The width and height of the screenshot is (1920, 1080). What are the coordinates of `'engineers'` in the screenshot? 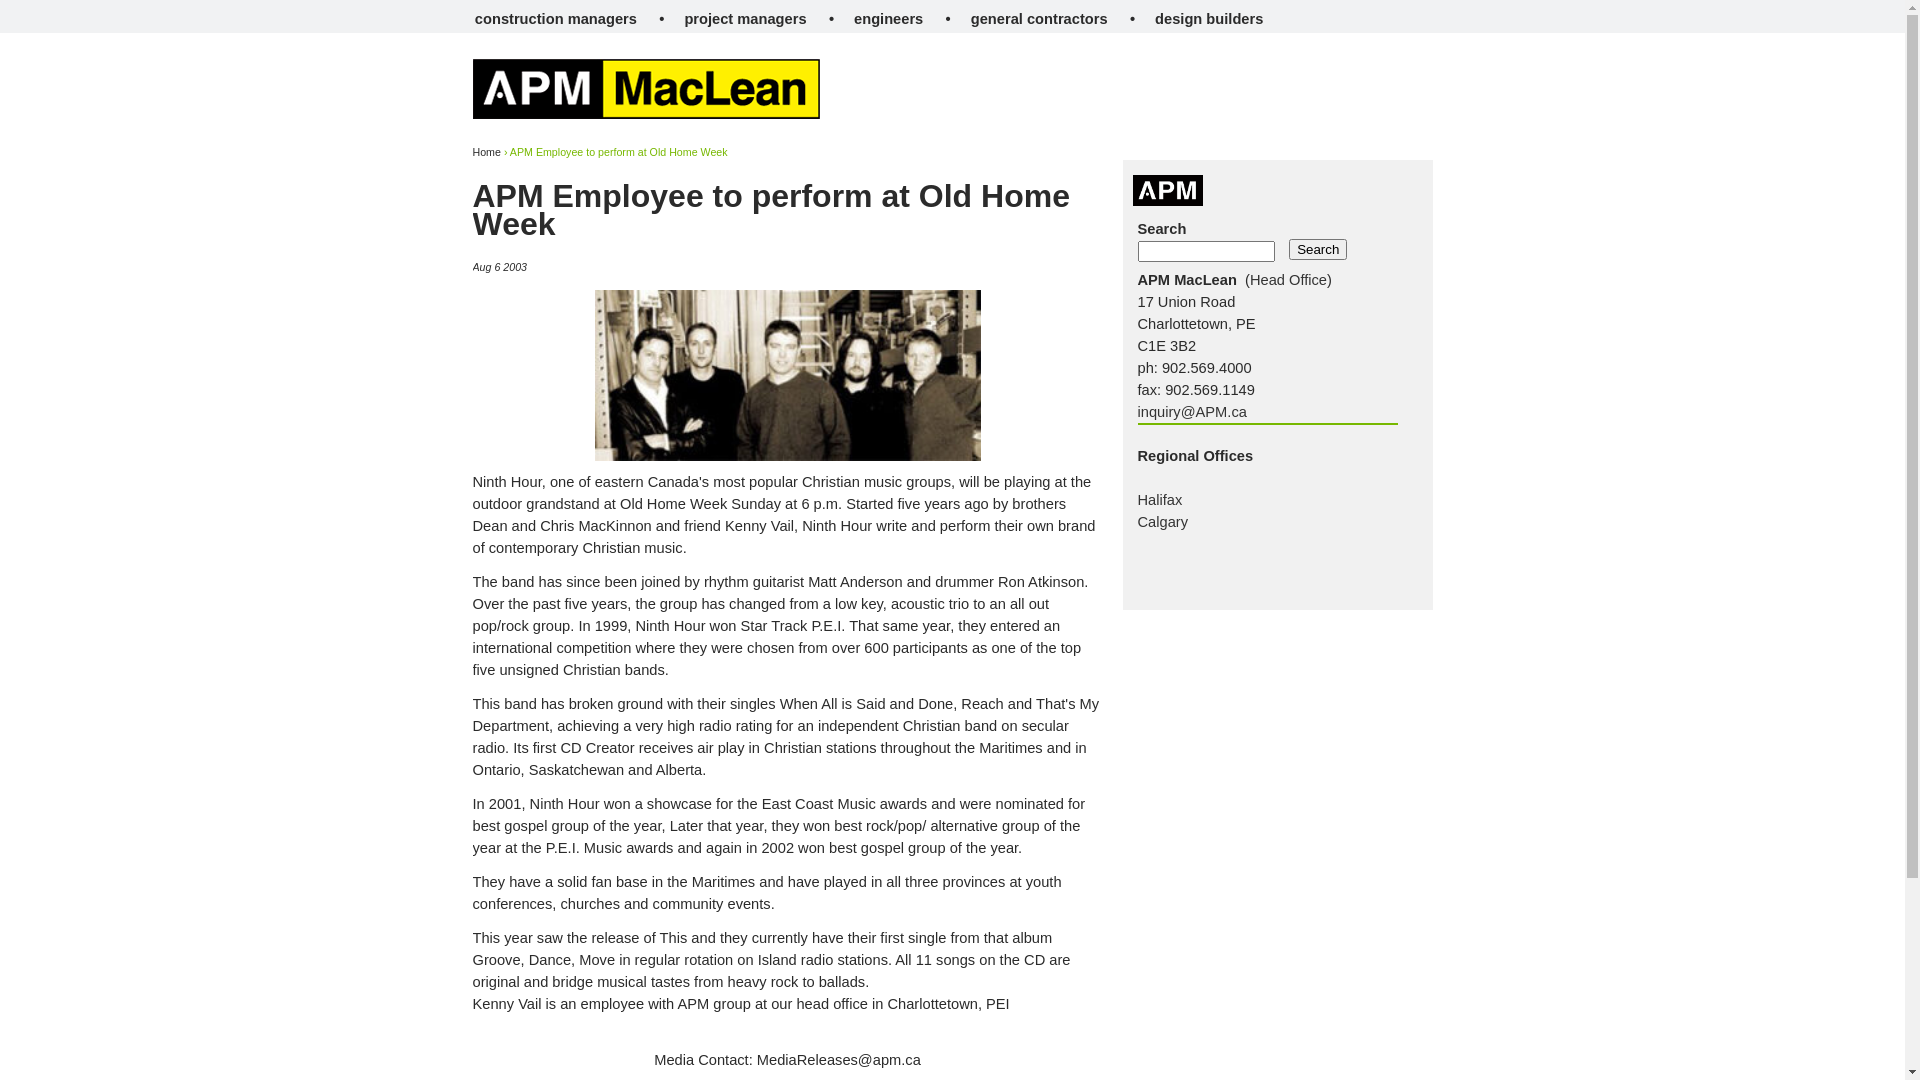 It's located at (887, 19).